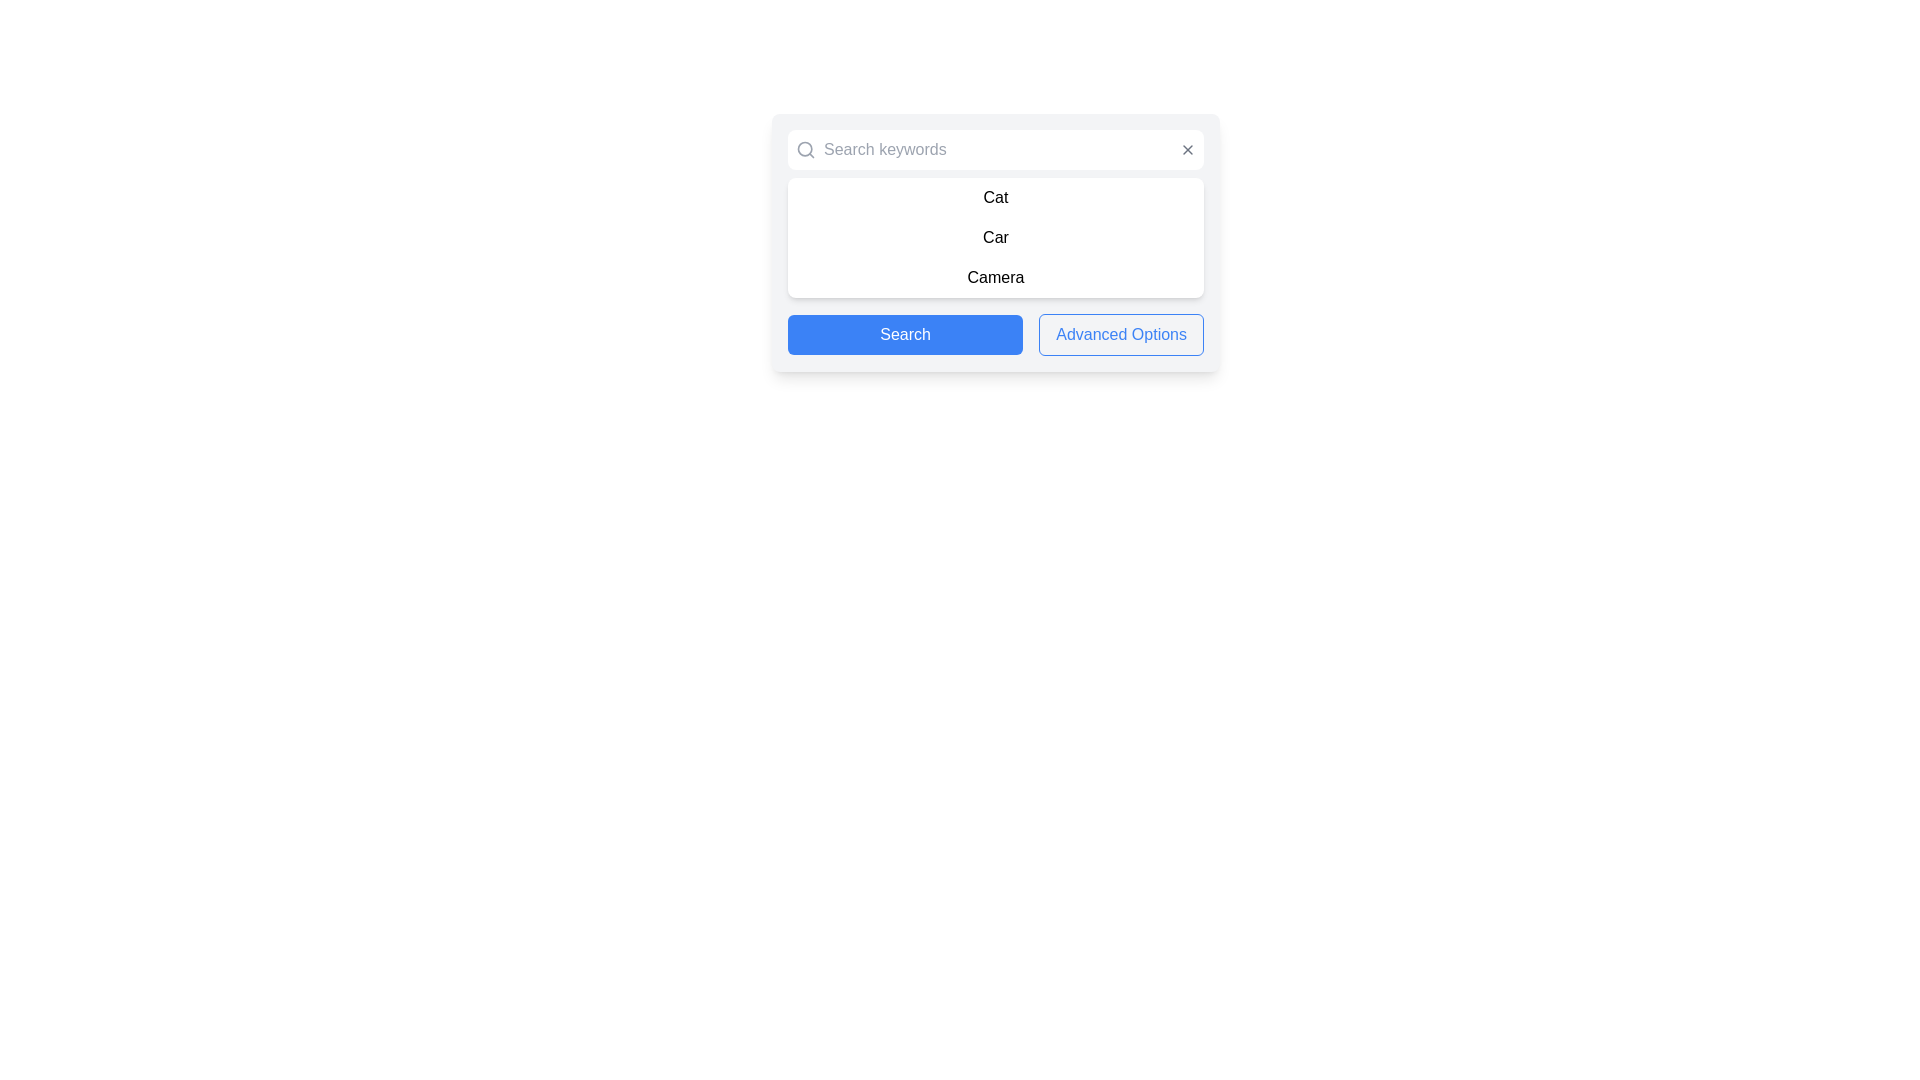 The image size is (1920, 1080). I want to click on the clear button located in the top-right corner of the search bar component, so click(1188, 149).